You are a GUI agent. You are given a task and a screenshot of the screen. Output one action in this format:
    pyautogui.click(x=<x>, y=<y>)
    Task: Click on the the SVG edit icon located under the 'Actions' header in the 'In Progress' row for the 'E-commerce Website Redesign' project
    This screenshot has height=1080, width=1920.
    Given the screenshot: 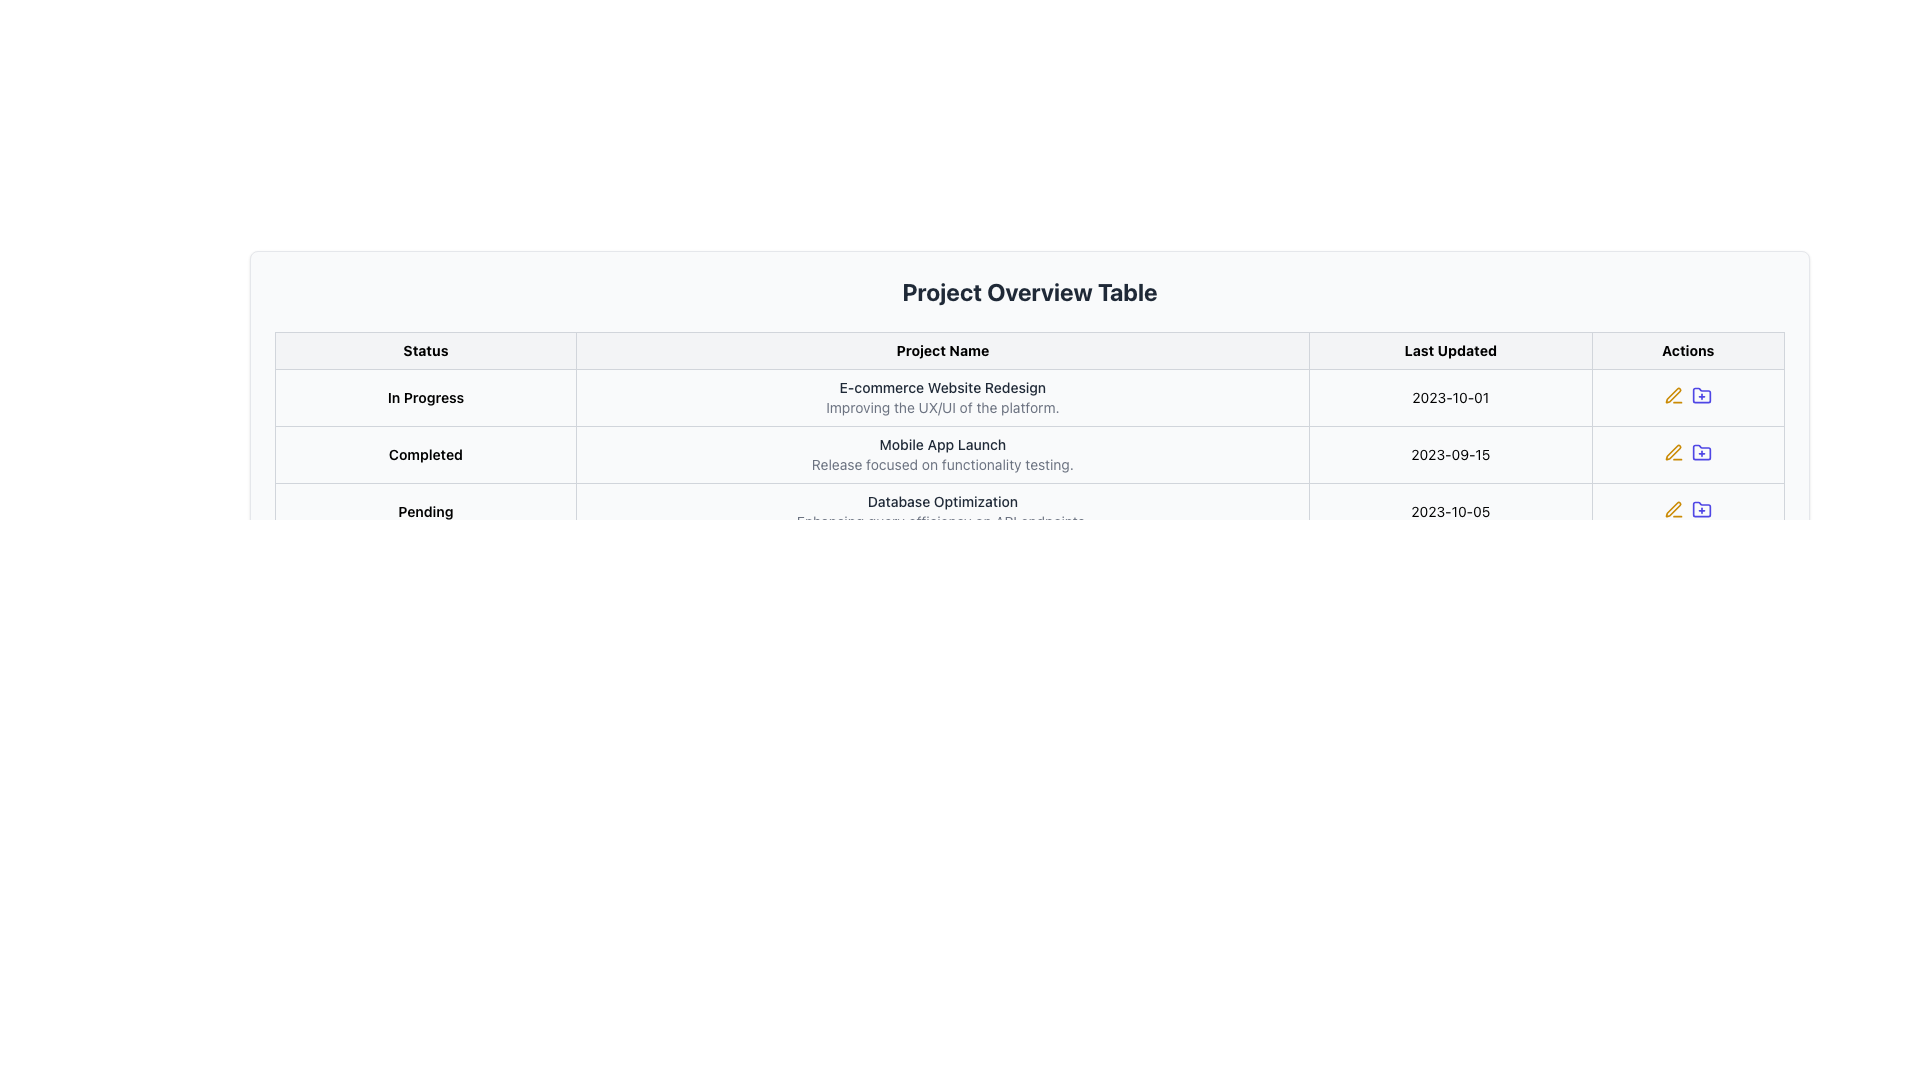 What is the action you would take?
    pyautogui.click(x=1673, y=395)
    